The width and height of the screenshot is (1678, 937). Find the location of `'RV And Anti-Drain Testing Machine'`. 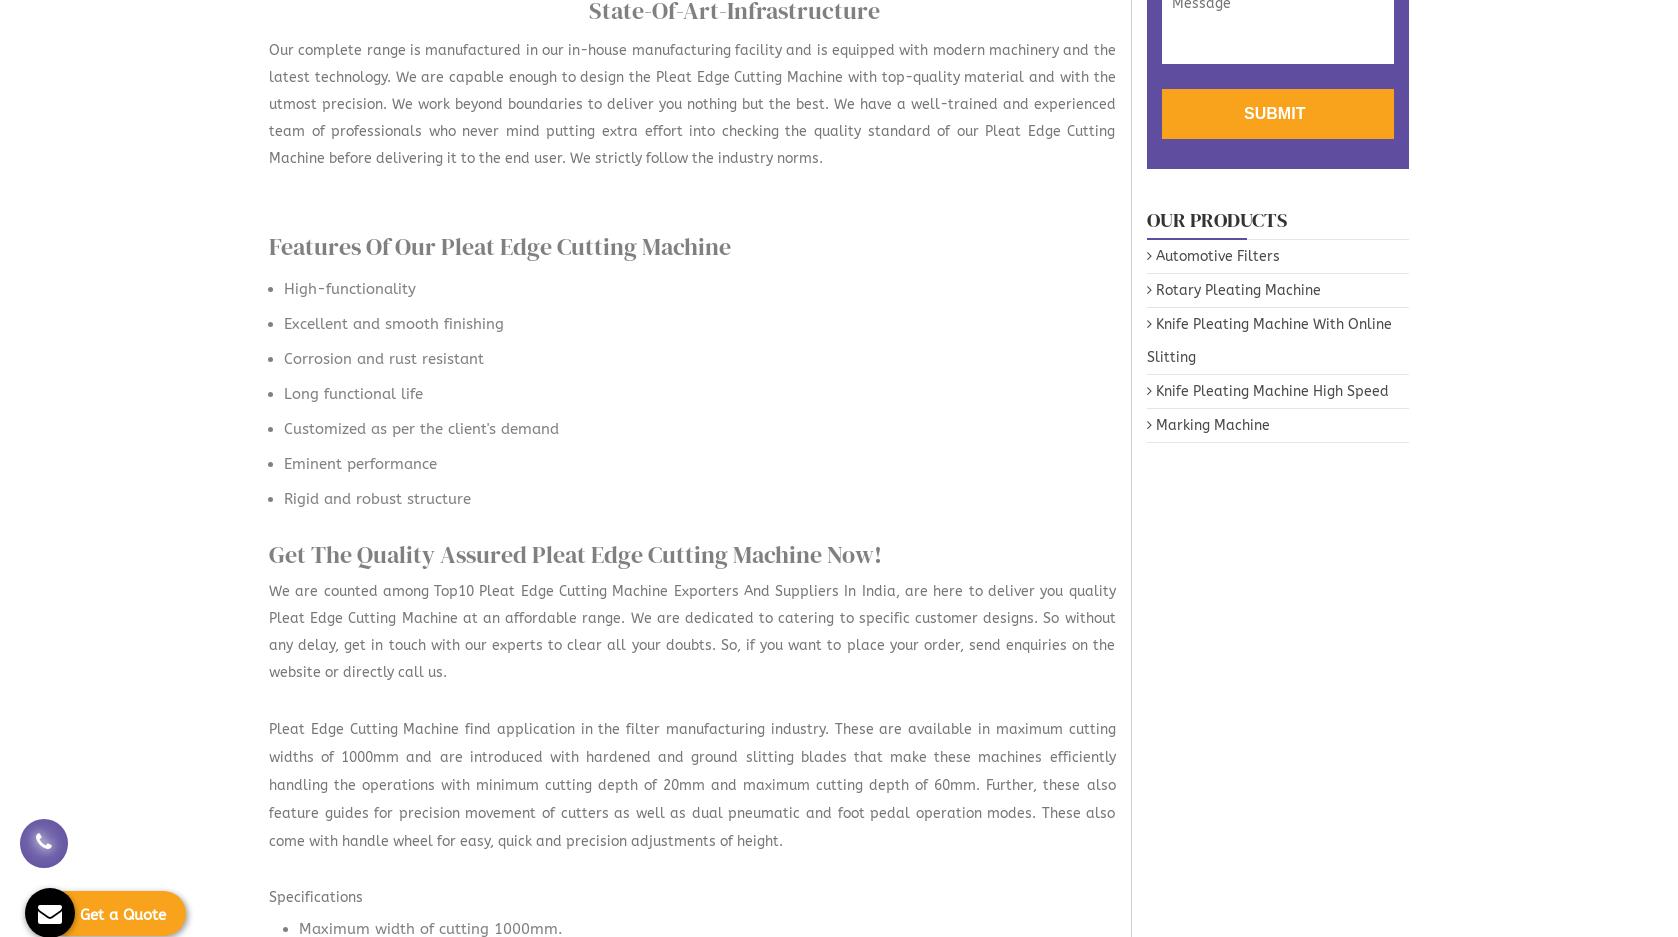

'RV And Anti-Drain Testing Machine' is located at coordinates (1127, 164).